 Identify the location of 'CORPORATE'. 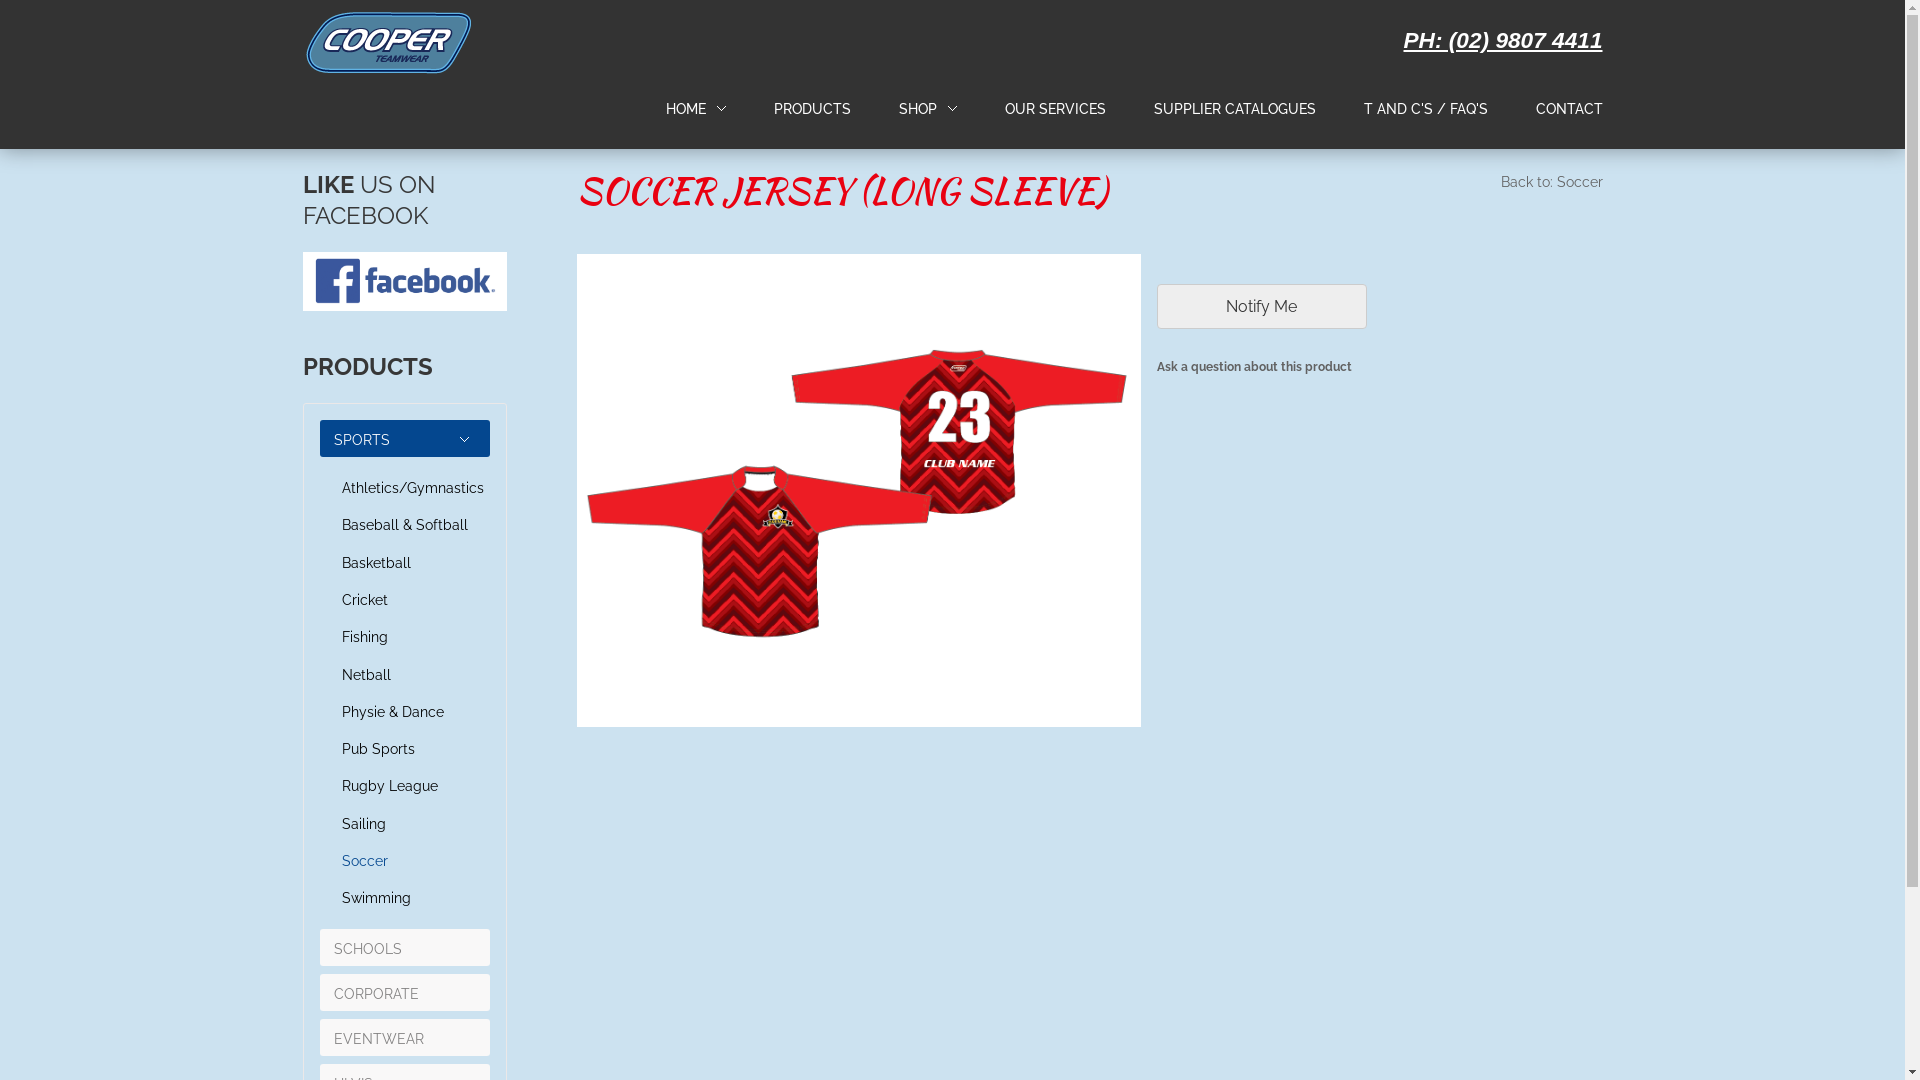
(376, 994).